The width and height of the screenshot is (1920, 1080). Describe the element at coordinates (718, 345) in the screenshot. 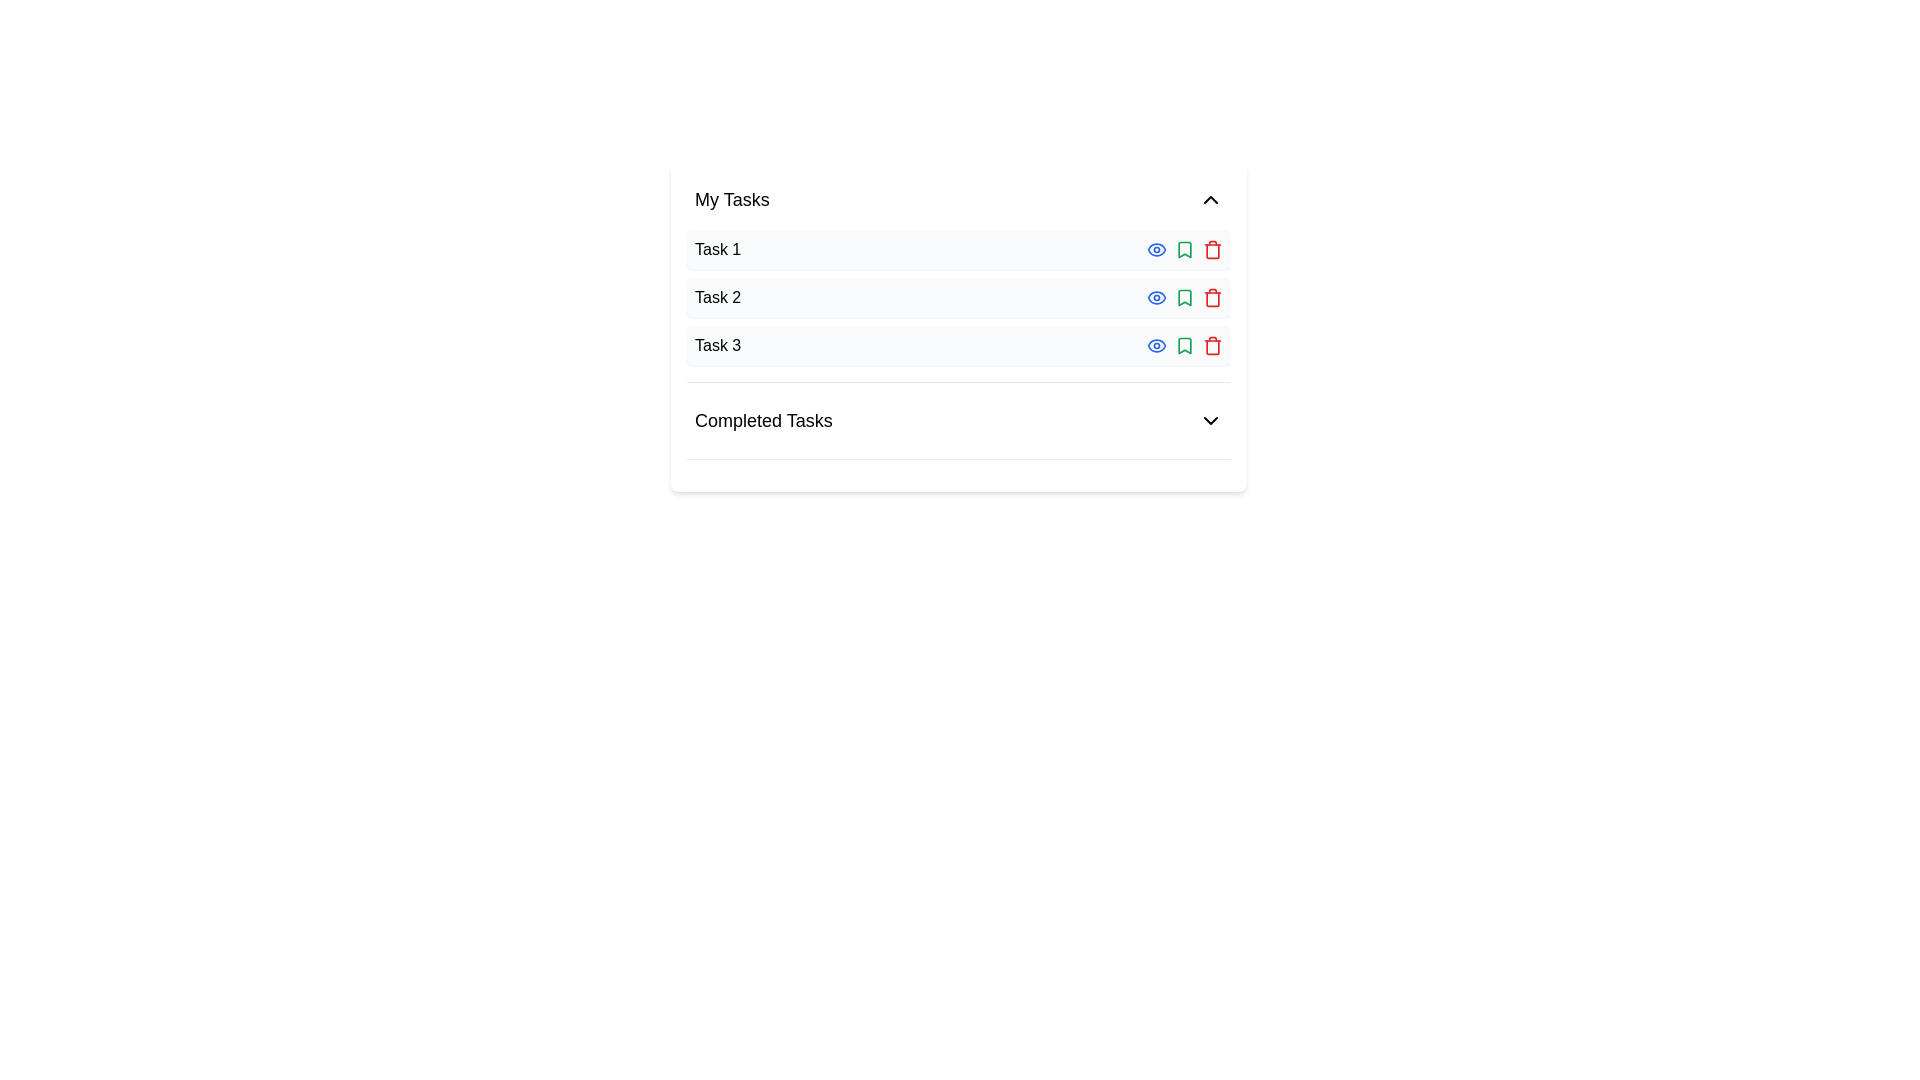

I see `the non-interactive text label that displays the title for the third task in the list, located below 'Task 2' and above the 'Completed Tasks' header` at that location.